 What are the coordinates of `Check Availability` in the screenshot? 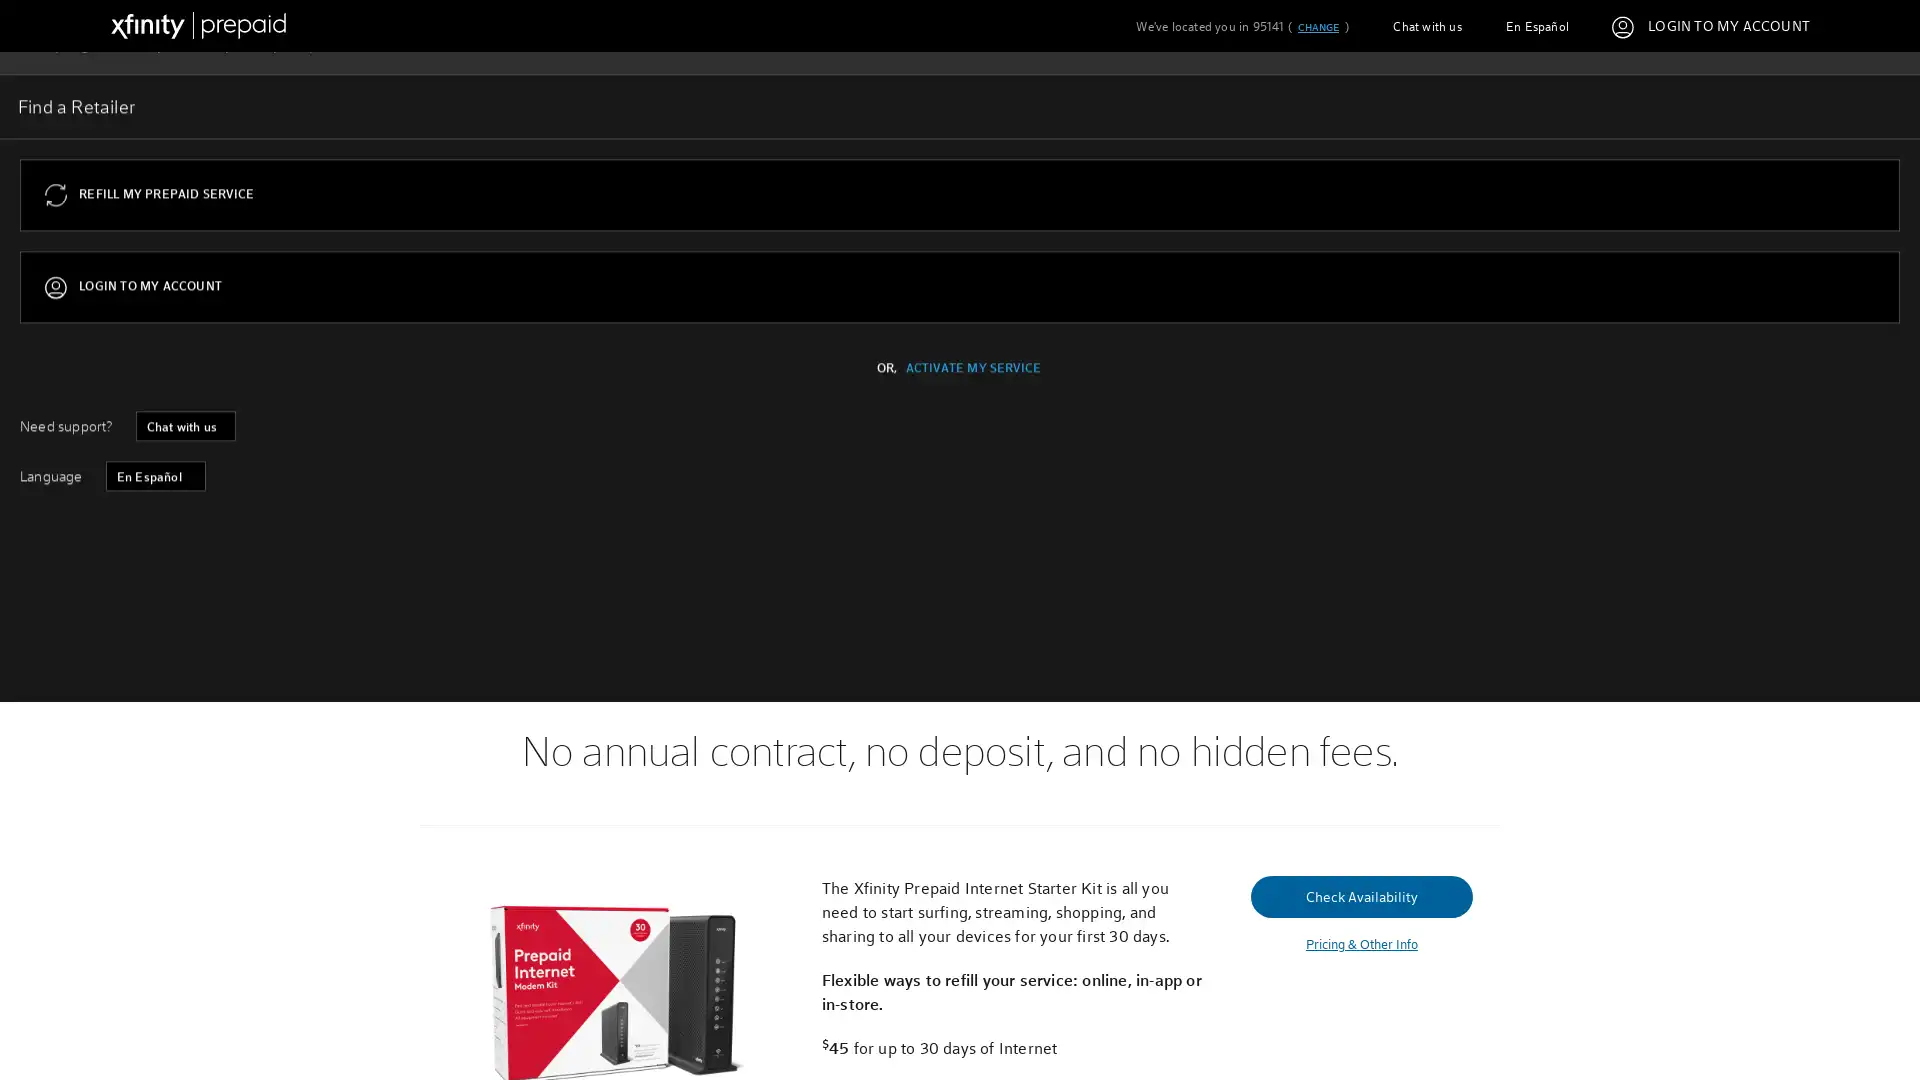 It's located at (1360, 894).